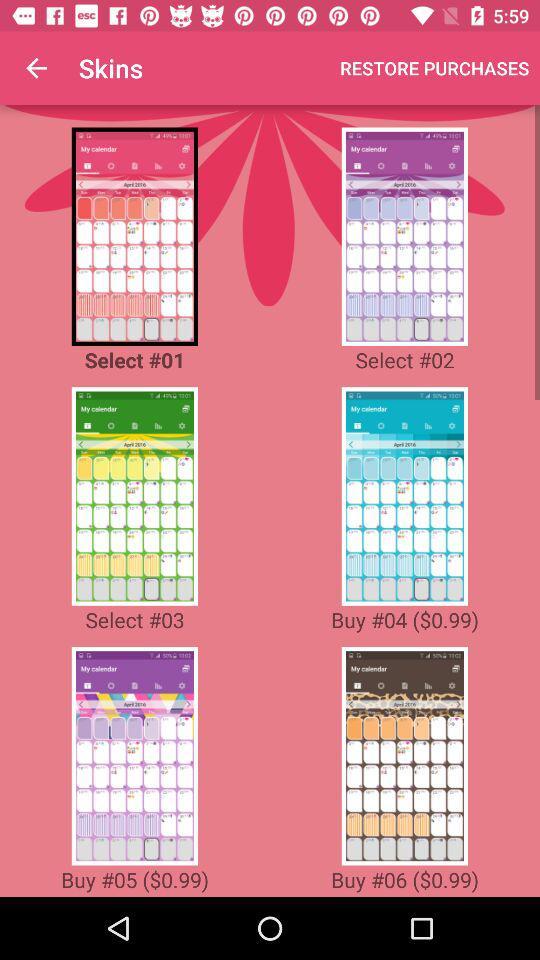 The height and width of the screenshot is (960, 540). What do you see at coordinates (404, 236) in the screenshot?
I see `skin 2` at bounding box center [404, 236].